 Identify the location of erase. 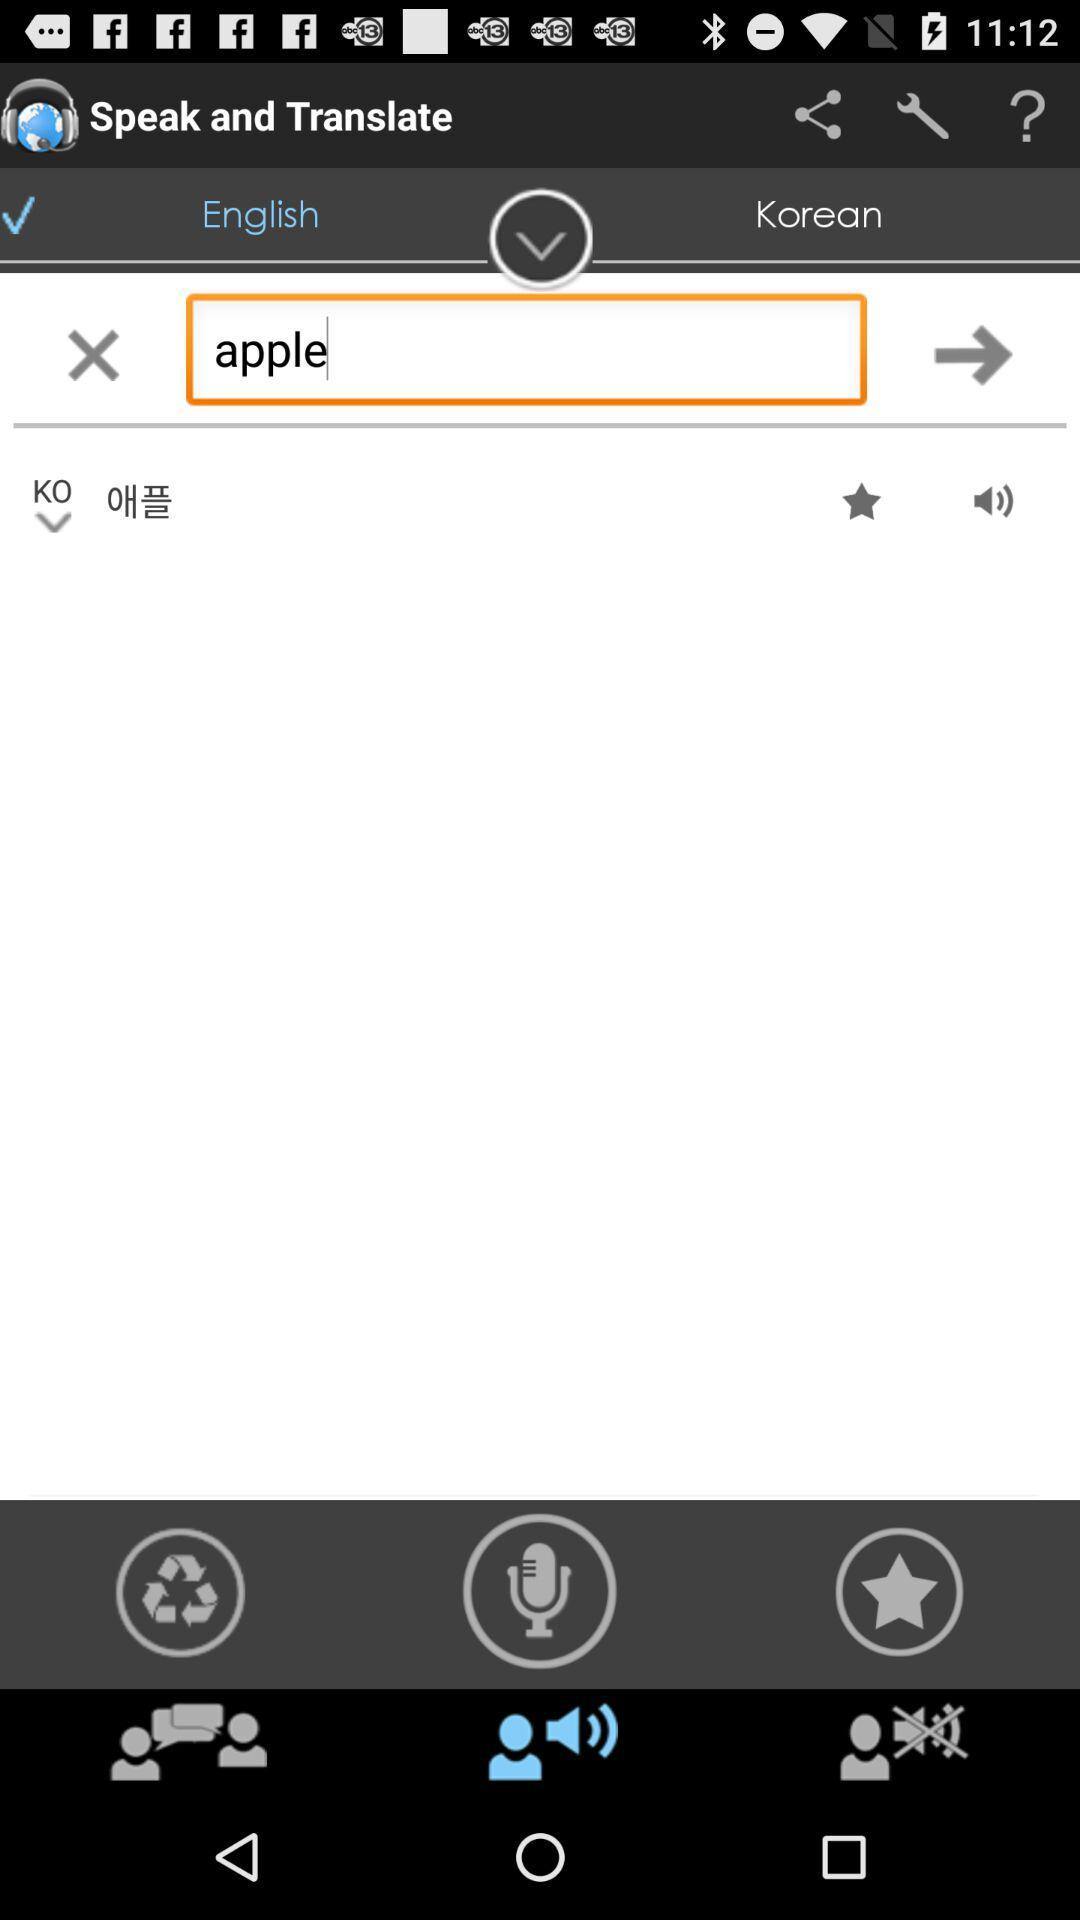
(92, 354).